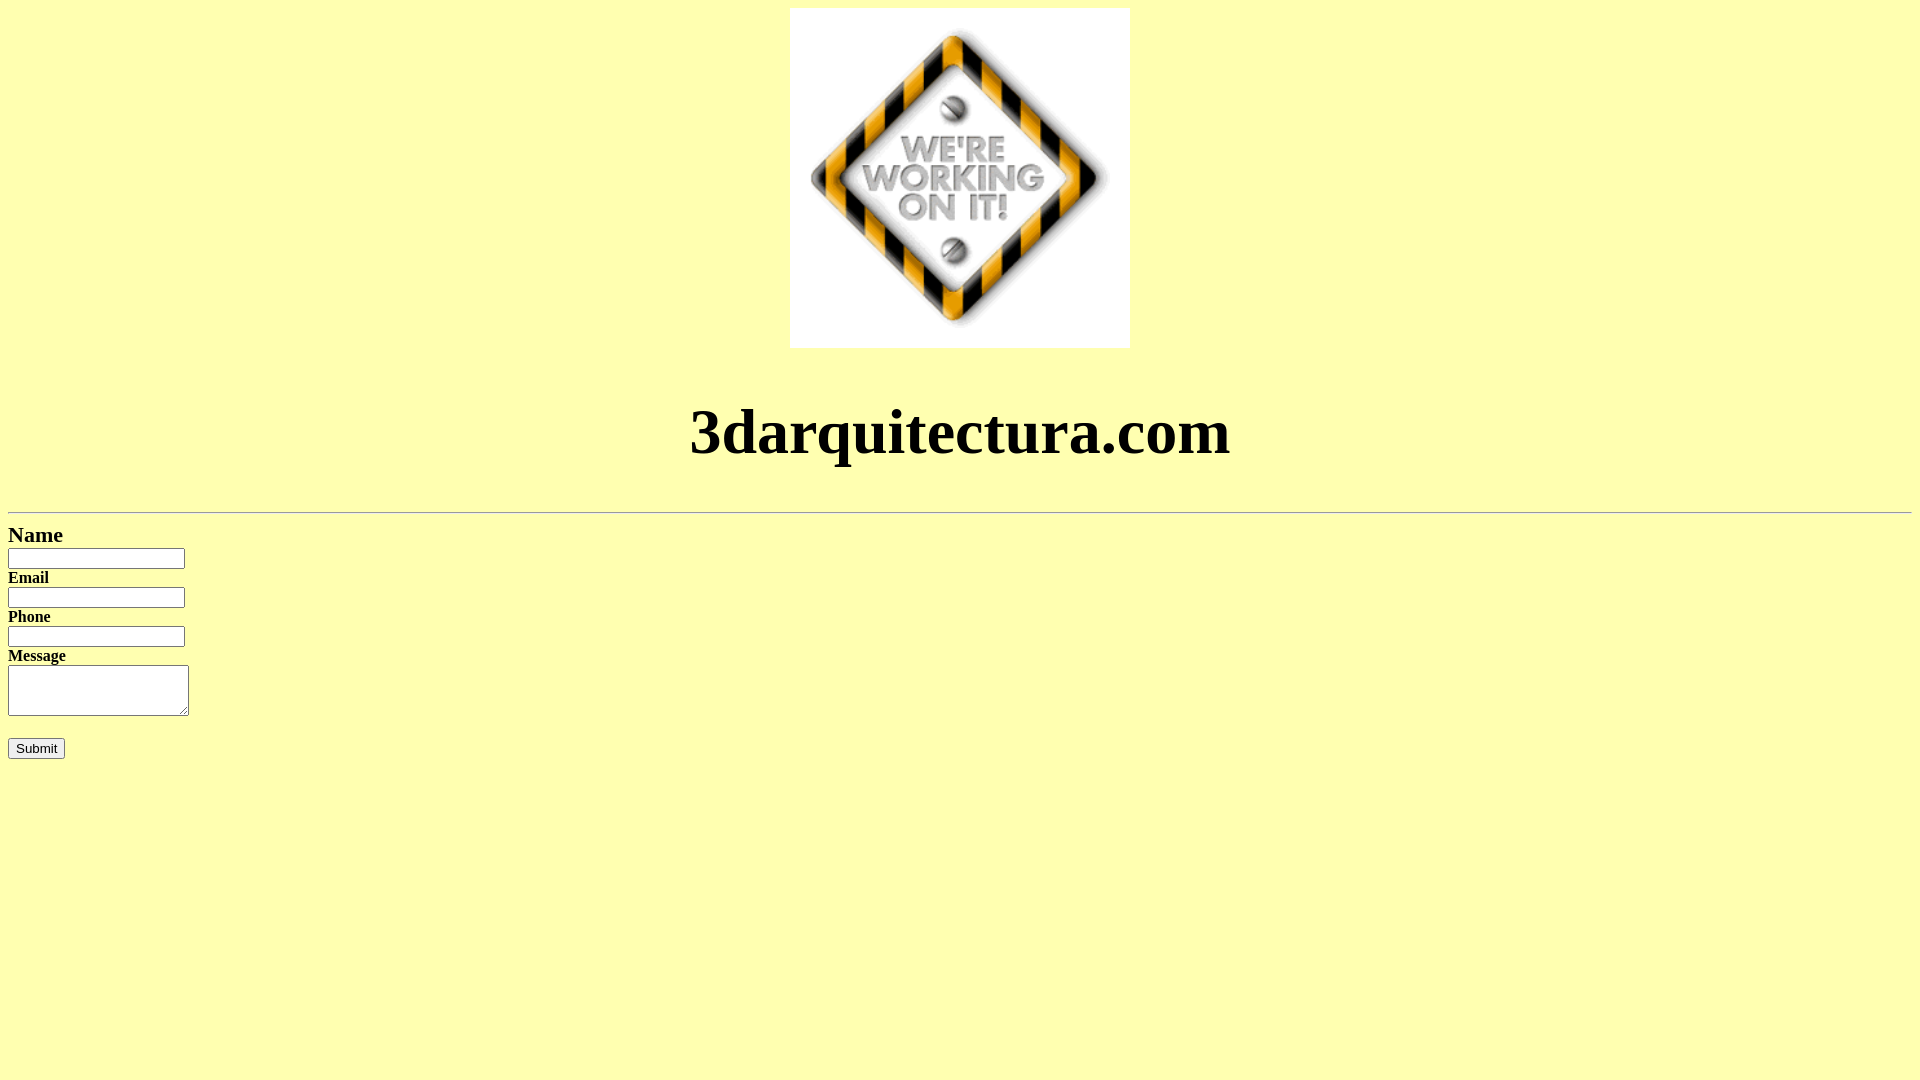 The height and width of the screenshot is (1080, 1920). What do you see at coordinates (36, 748) in the screenshot?
I see `'Submit'` at bounding box center [36, 748].